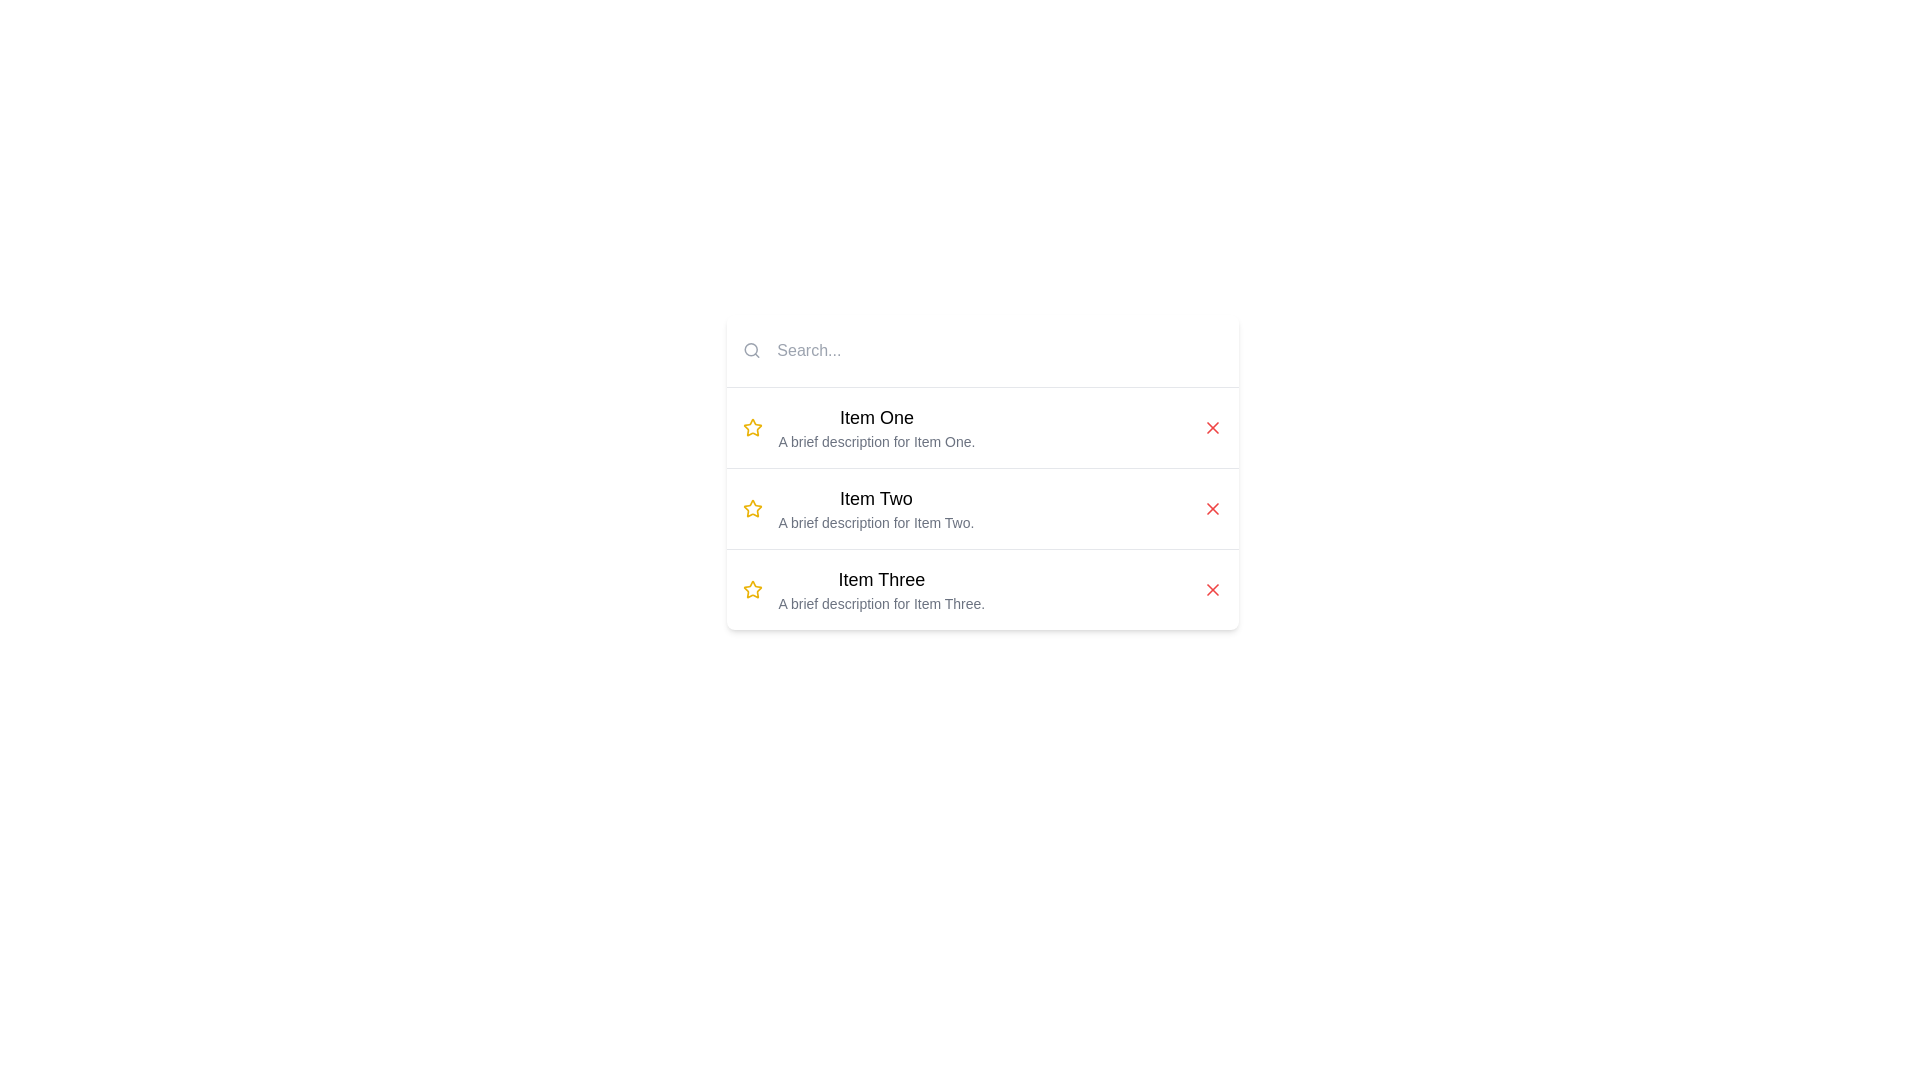  Describe the element at coordinates (876, 441) in the screenshot. I see `the text content of the description label located directly beneath the title 'Item One' in the vertical list structure` at that location.